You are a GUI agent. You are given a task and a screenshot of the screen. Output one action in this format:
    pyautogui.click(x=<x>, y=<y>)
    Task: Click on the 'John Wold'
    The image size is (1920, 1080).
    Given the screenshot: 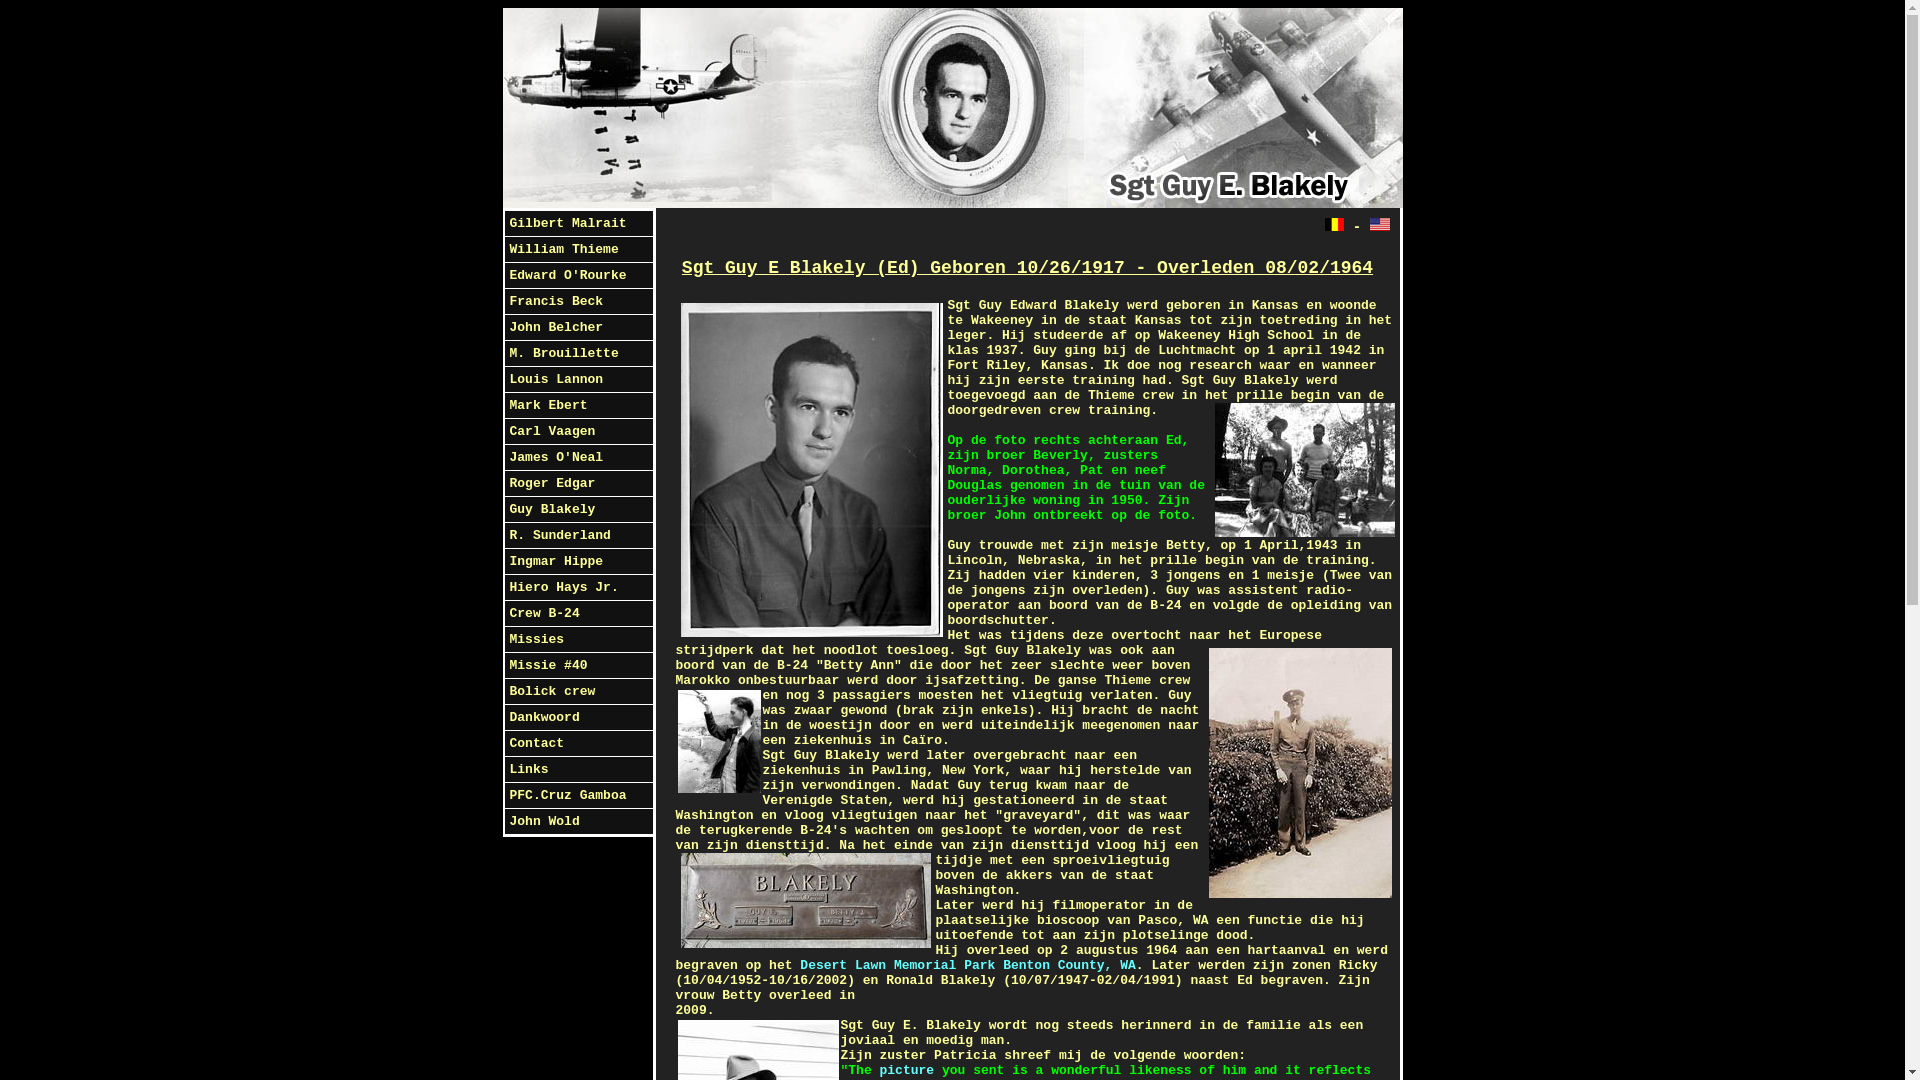 What is the action you would take?
    pyautogui.click(x=504, y=821)
    